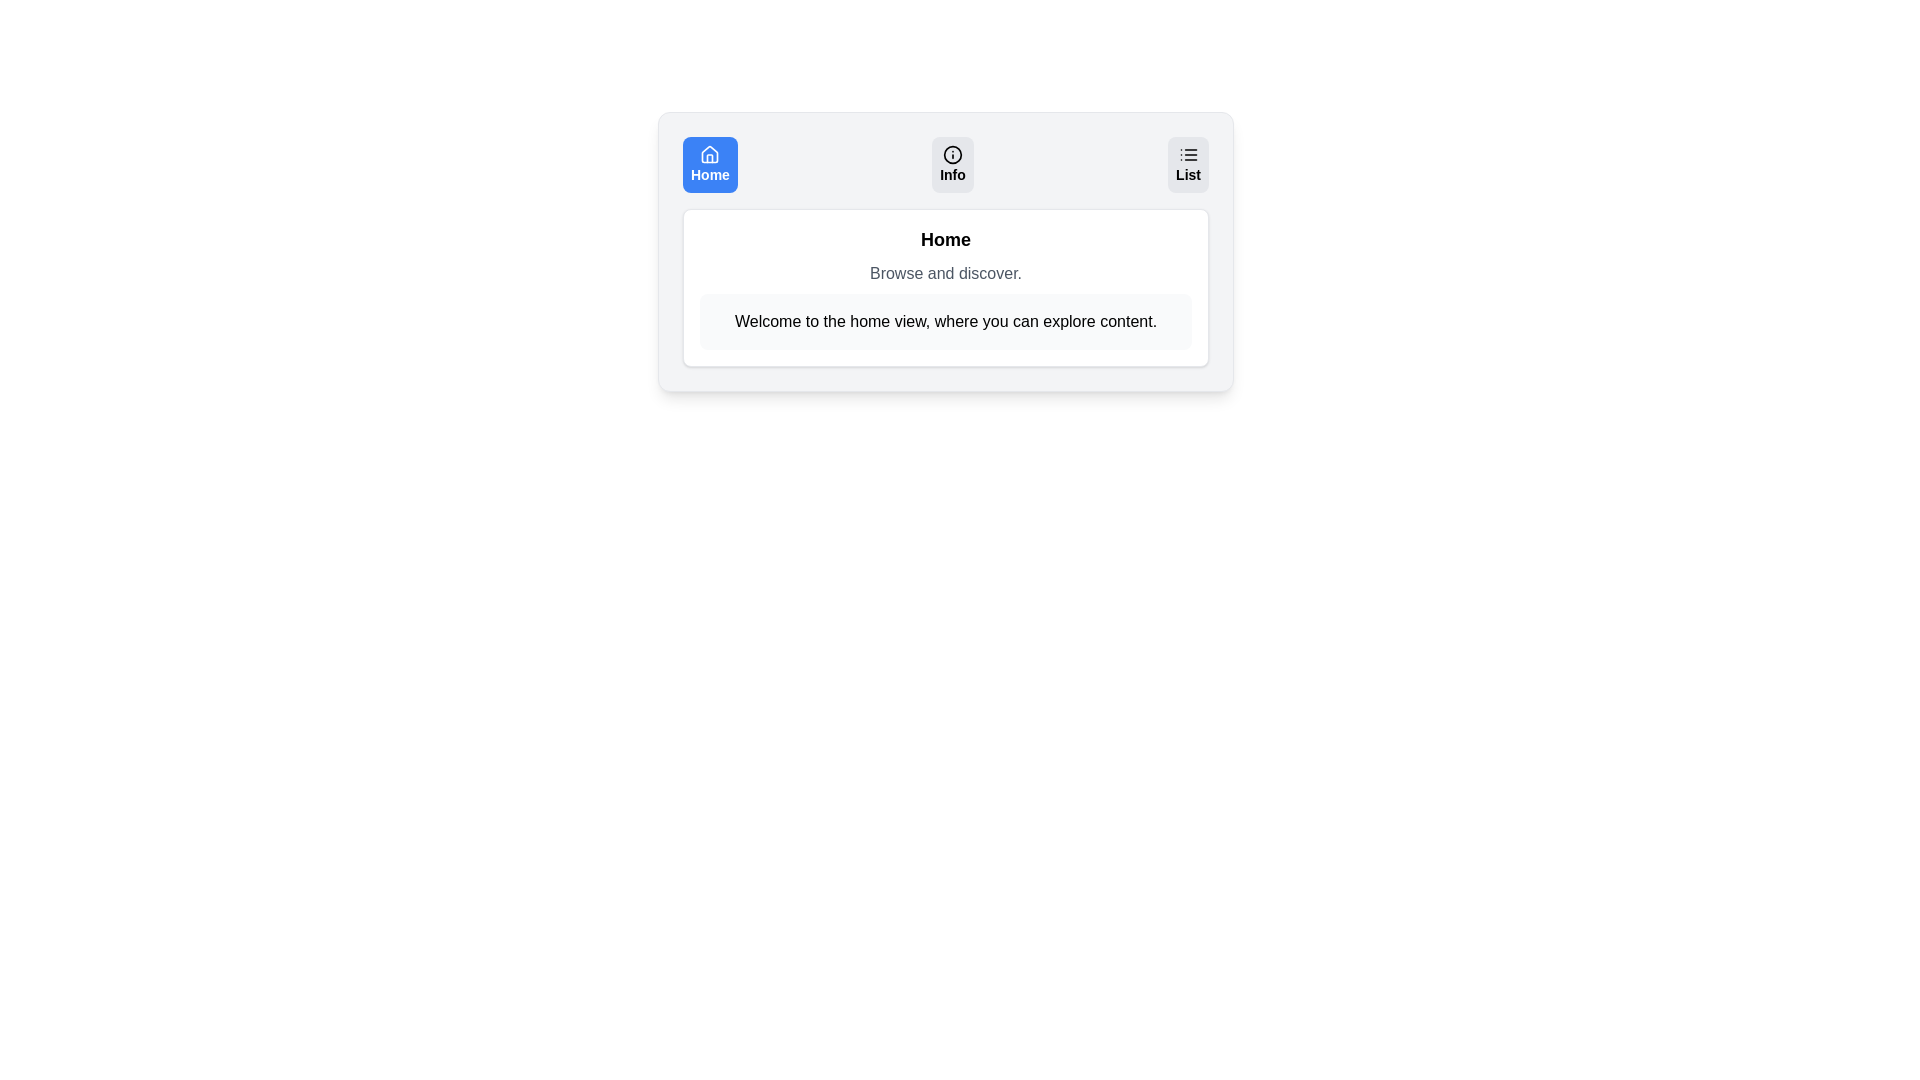 This screenshot has height=1080, width=1920. Describe the element at coordinates (710, 153) in the screenshot. I see `the icon associated with the Home tab` at that location.